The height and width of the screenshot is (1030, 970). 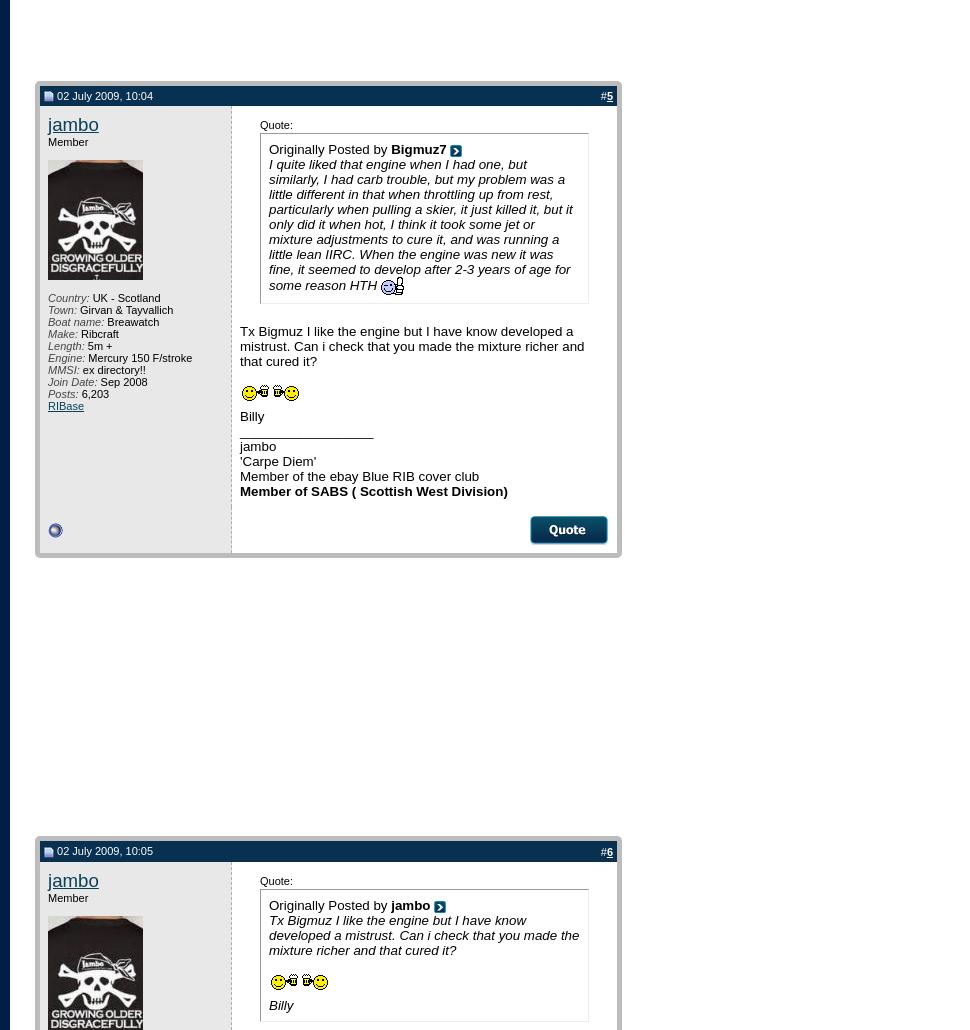 I want to click on '5m +', so click(x=97, y=345).